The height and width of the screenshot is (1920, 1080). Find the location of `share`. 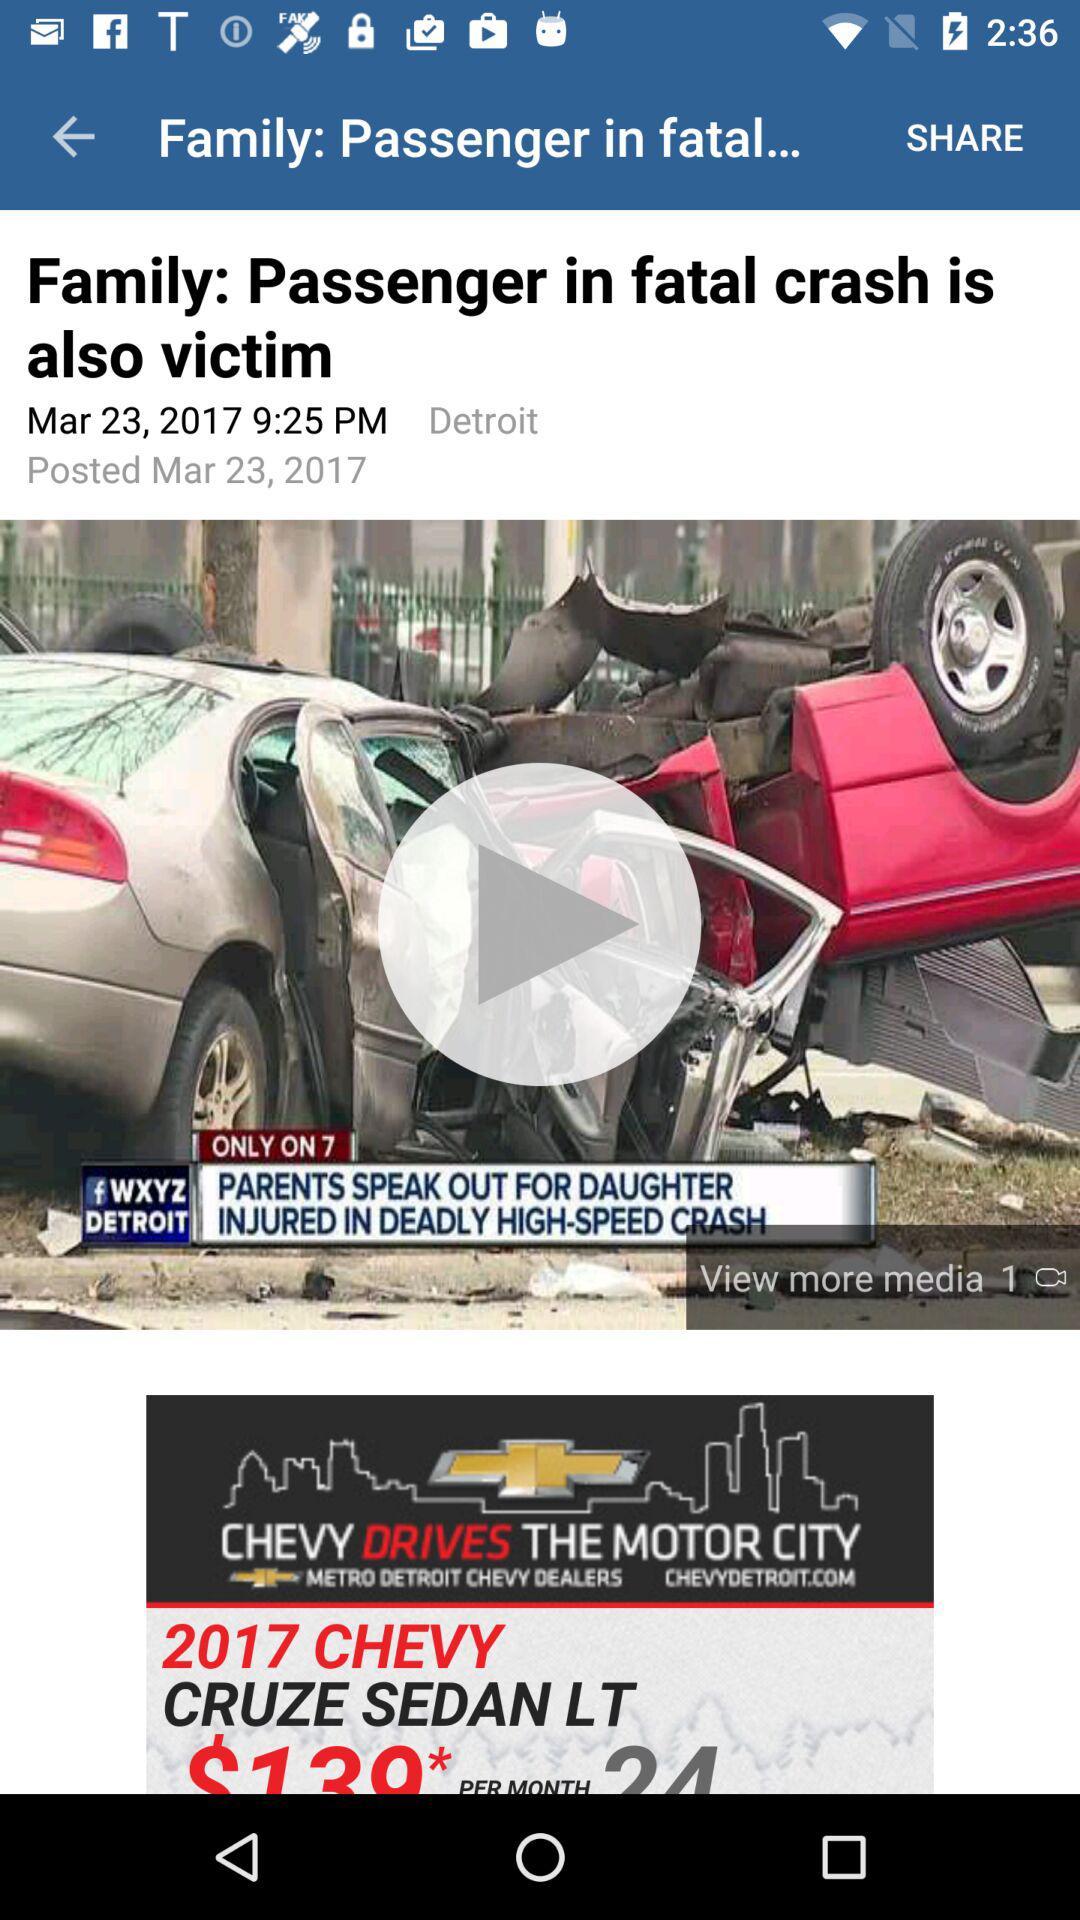

share is located at coordinates (963, 136).